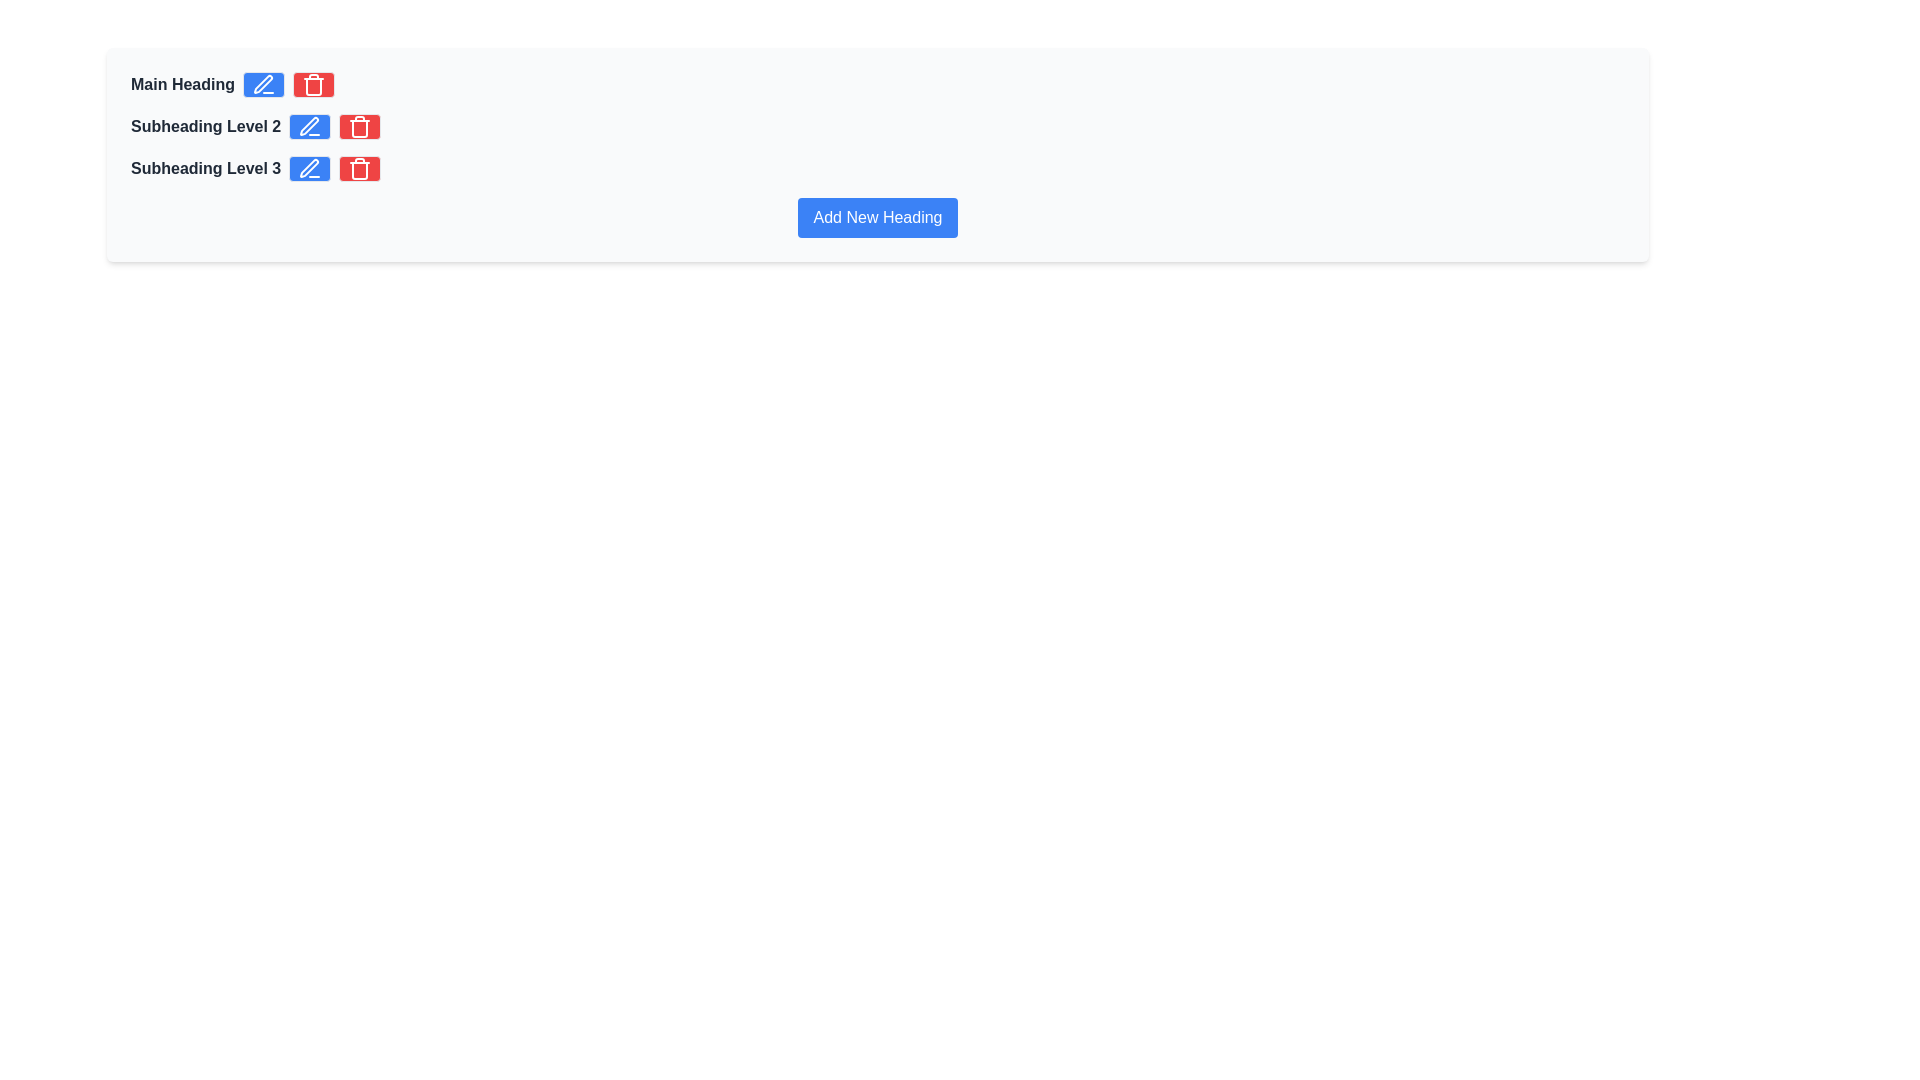 The image size is (1920, 1080). What do you see at coordinates (309, 168) in the screenshot?
I see `the edit button located to the right of the 'Subheading Level 3' text` at bounding box center [309, 168].